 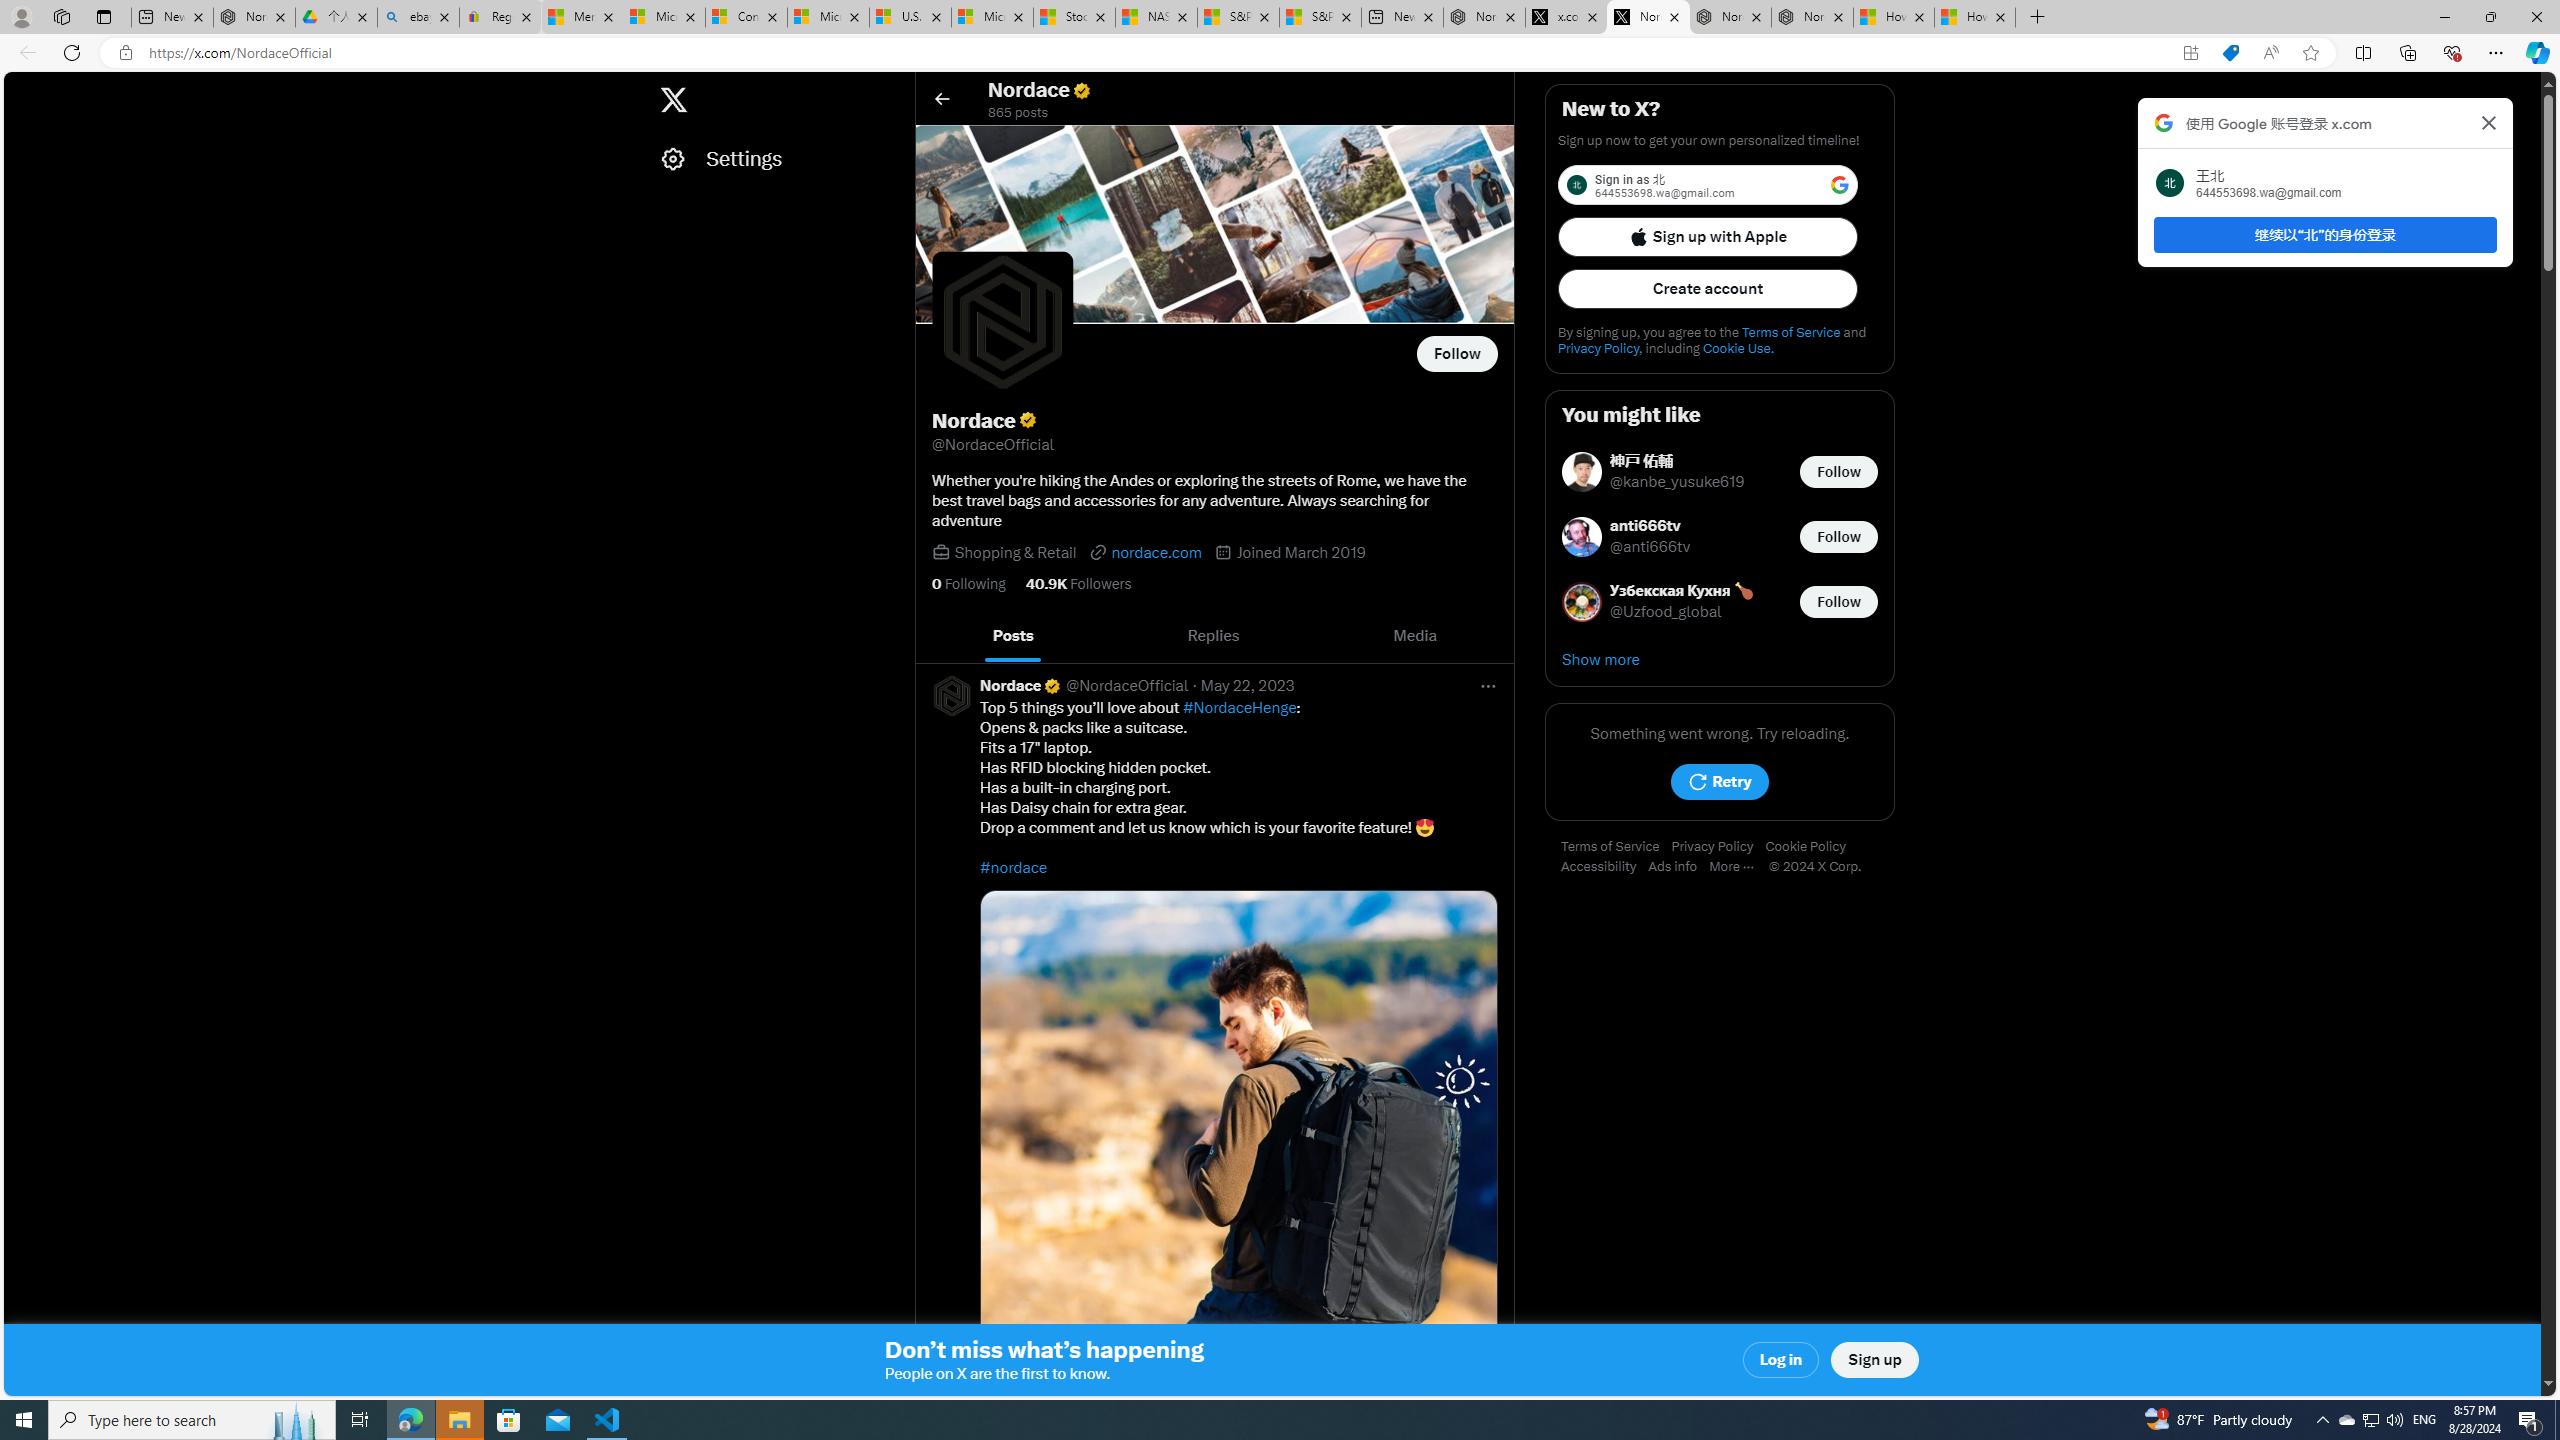 What do you see at coordinates (1650, 547) in the screenshot?
I see `'@anti666tv'` at bounding box center [1650, 547].